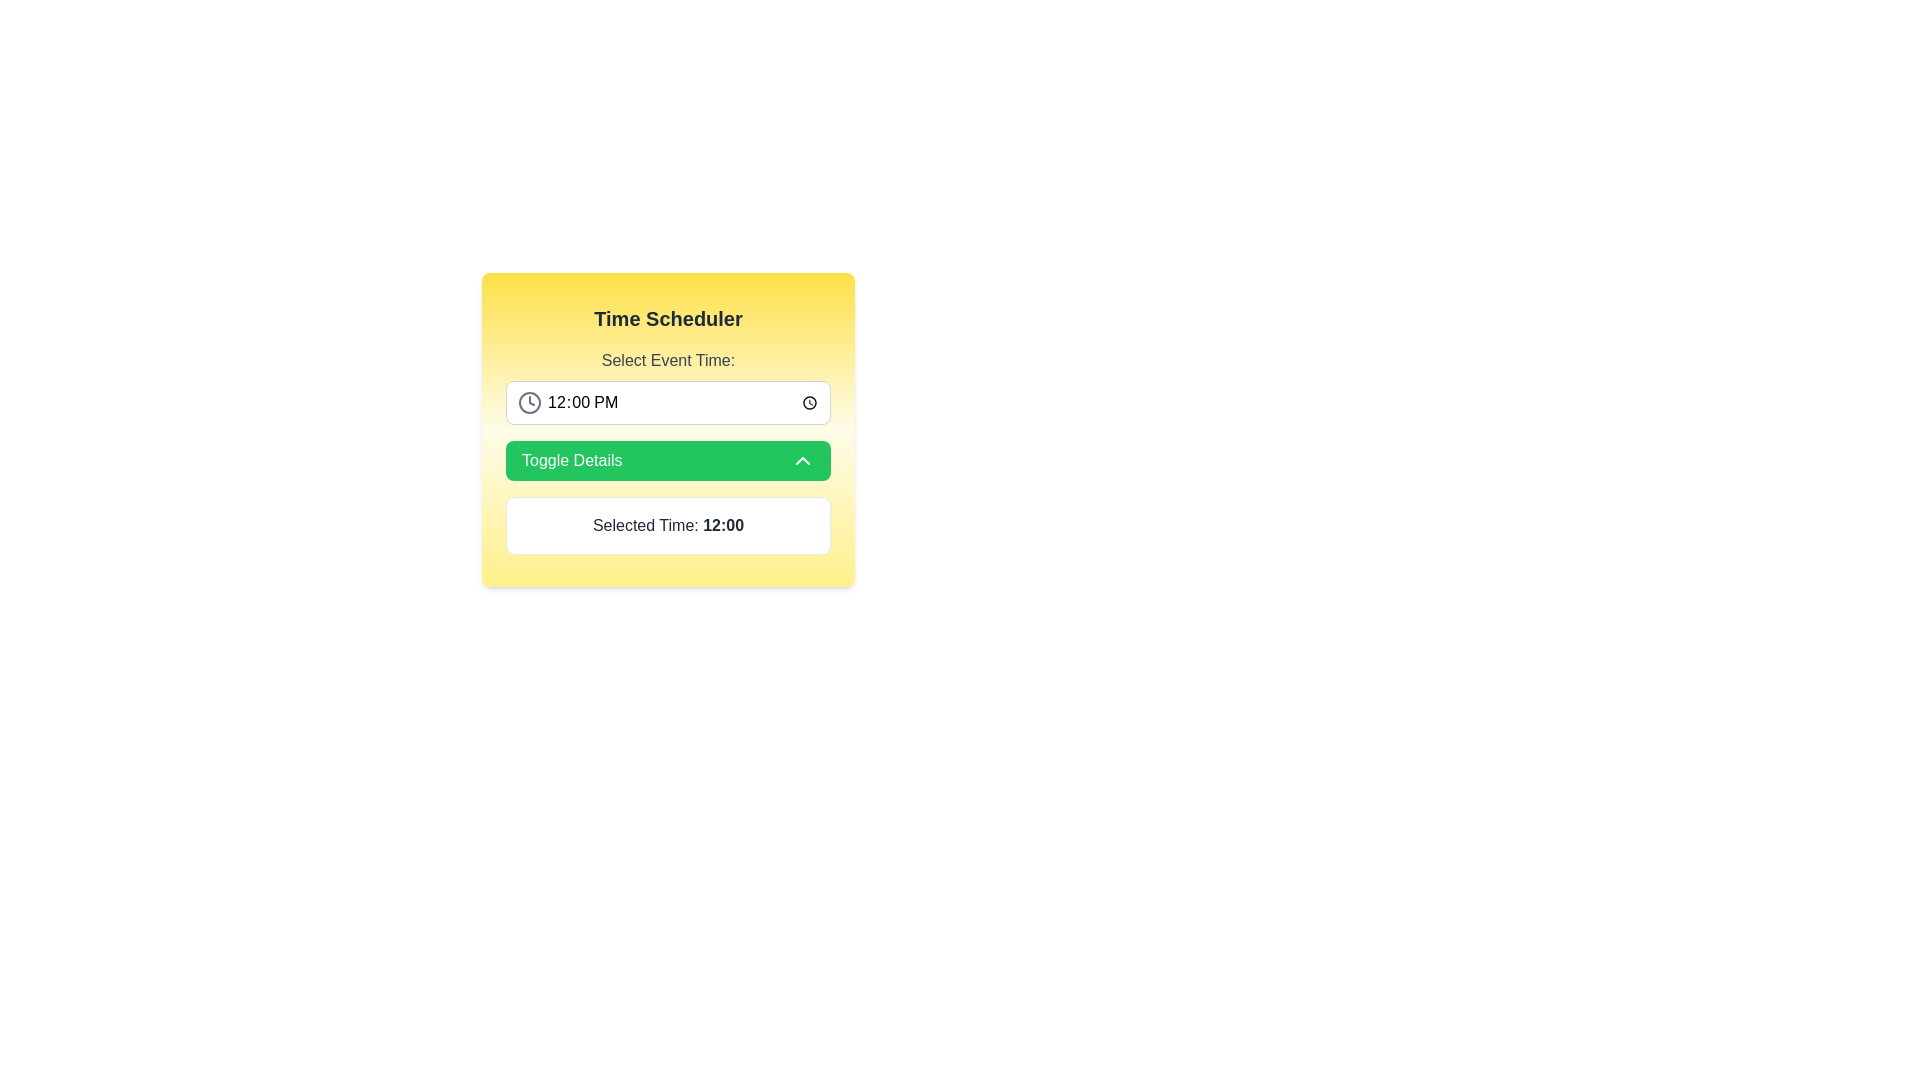 This screenshot has height=1080, width=1920. What do you see at coordinates (668, 425) in the screenshot?
I see `a time in the time field of the 'Time Scheduler' card component, which displays '12:00 PM'` at bounding box center [668, 425].